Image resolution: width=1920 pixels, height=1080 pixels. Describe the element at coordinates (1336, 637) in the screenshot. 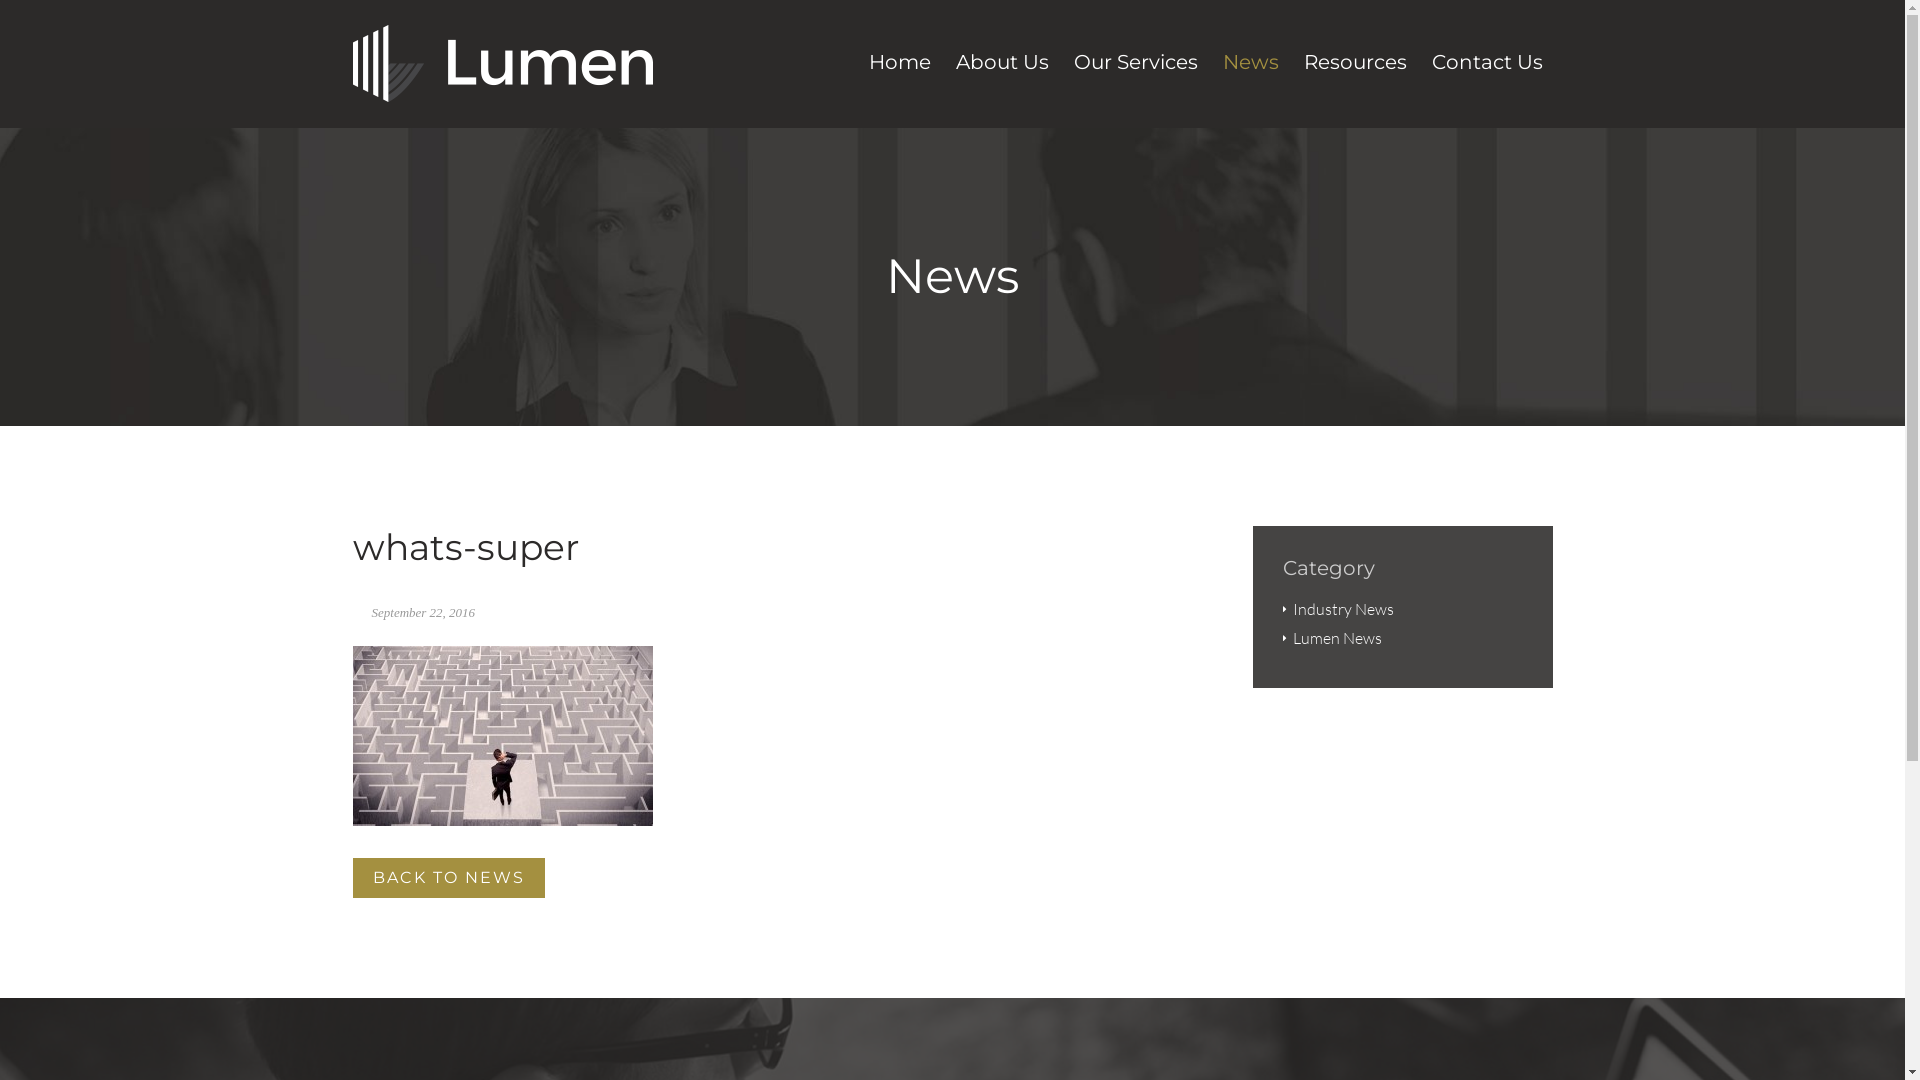

I see `'Lumen News'` at that location.